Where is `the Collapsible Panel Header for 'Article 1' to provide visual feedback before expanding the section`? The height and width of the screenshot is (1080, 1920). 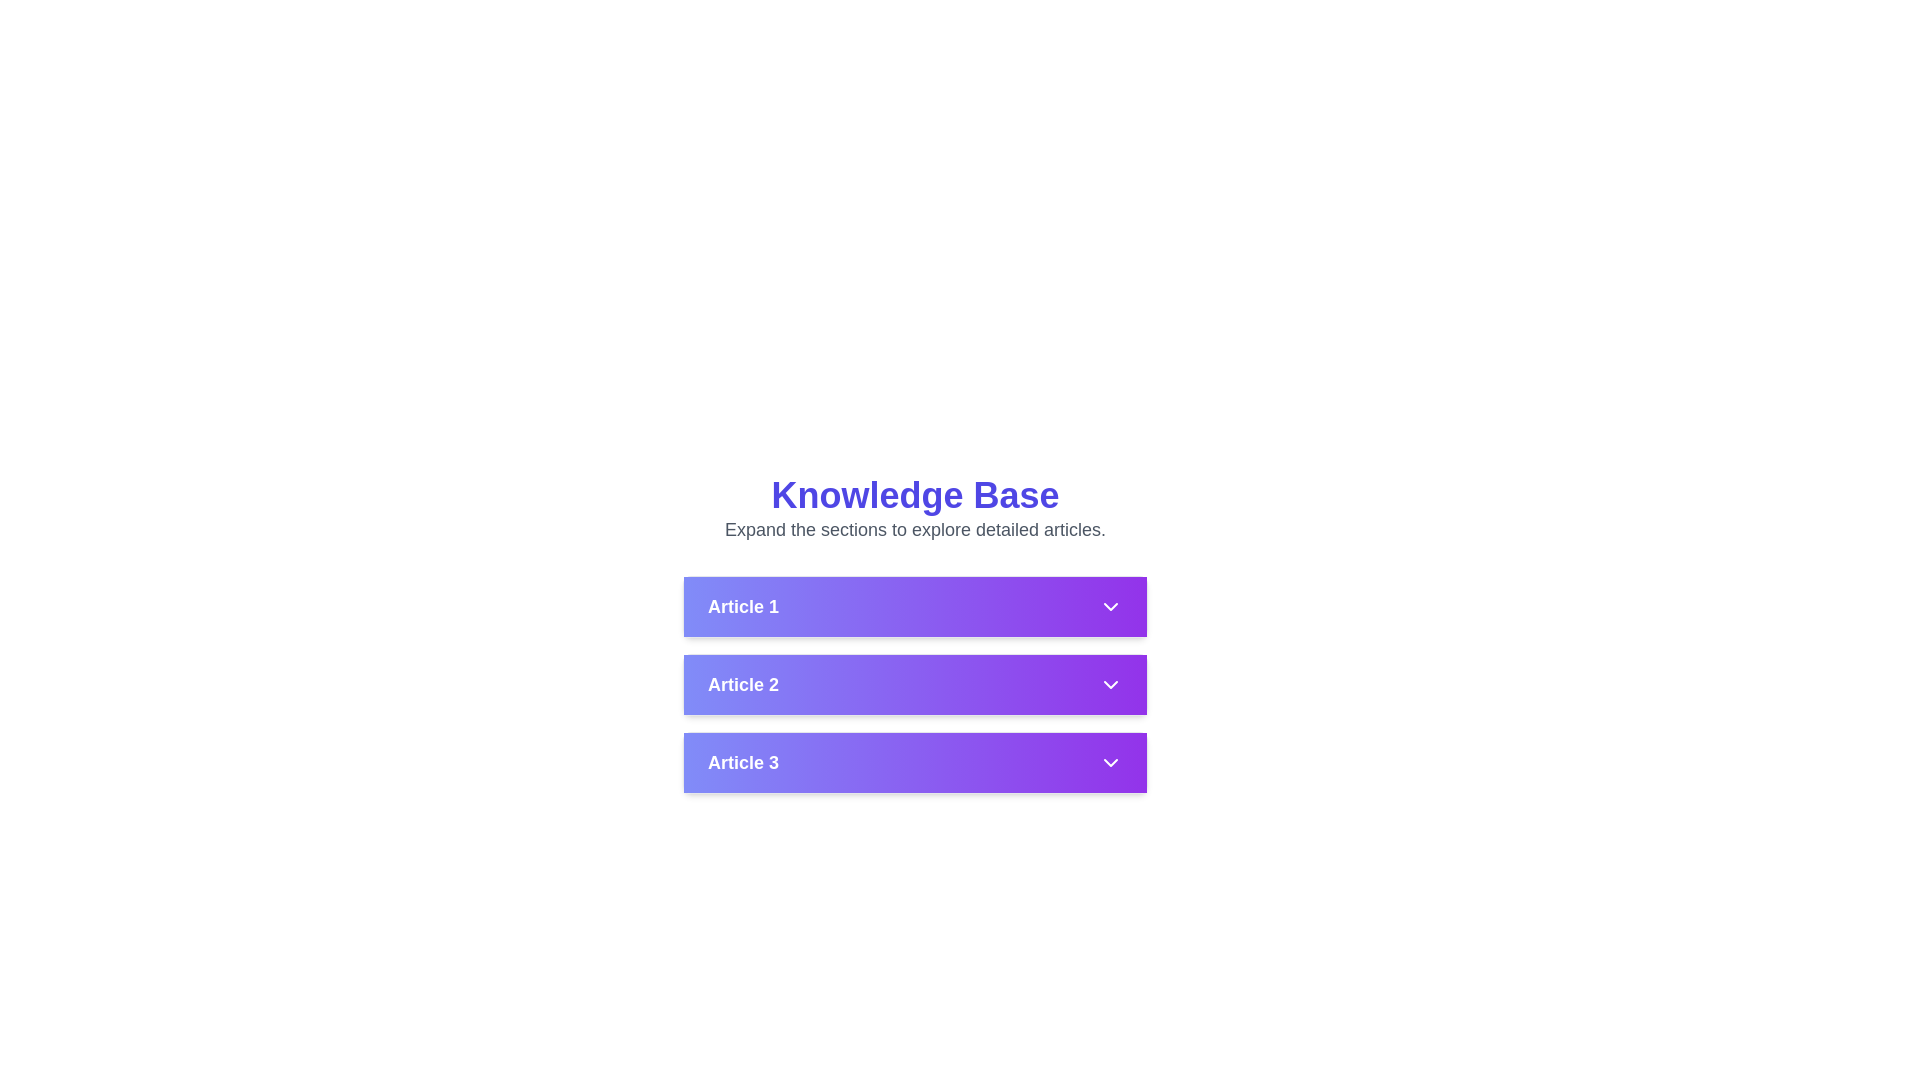
the Collapsible Panel Header for 'Article 1' to provide visual feedback before expanding the section is located at coordinates (914, 643).